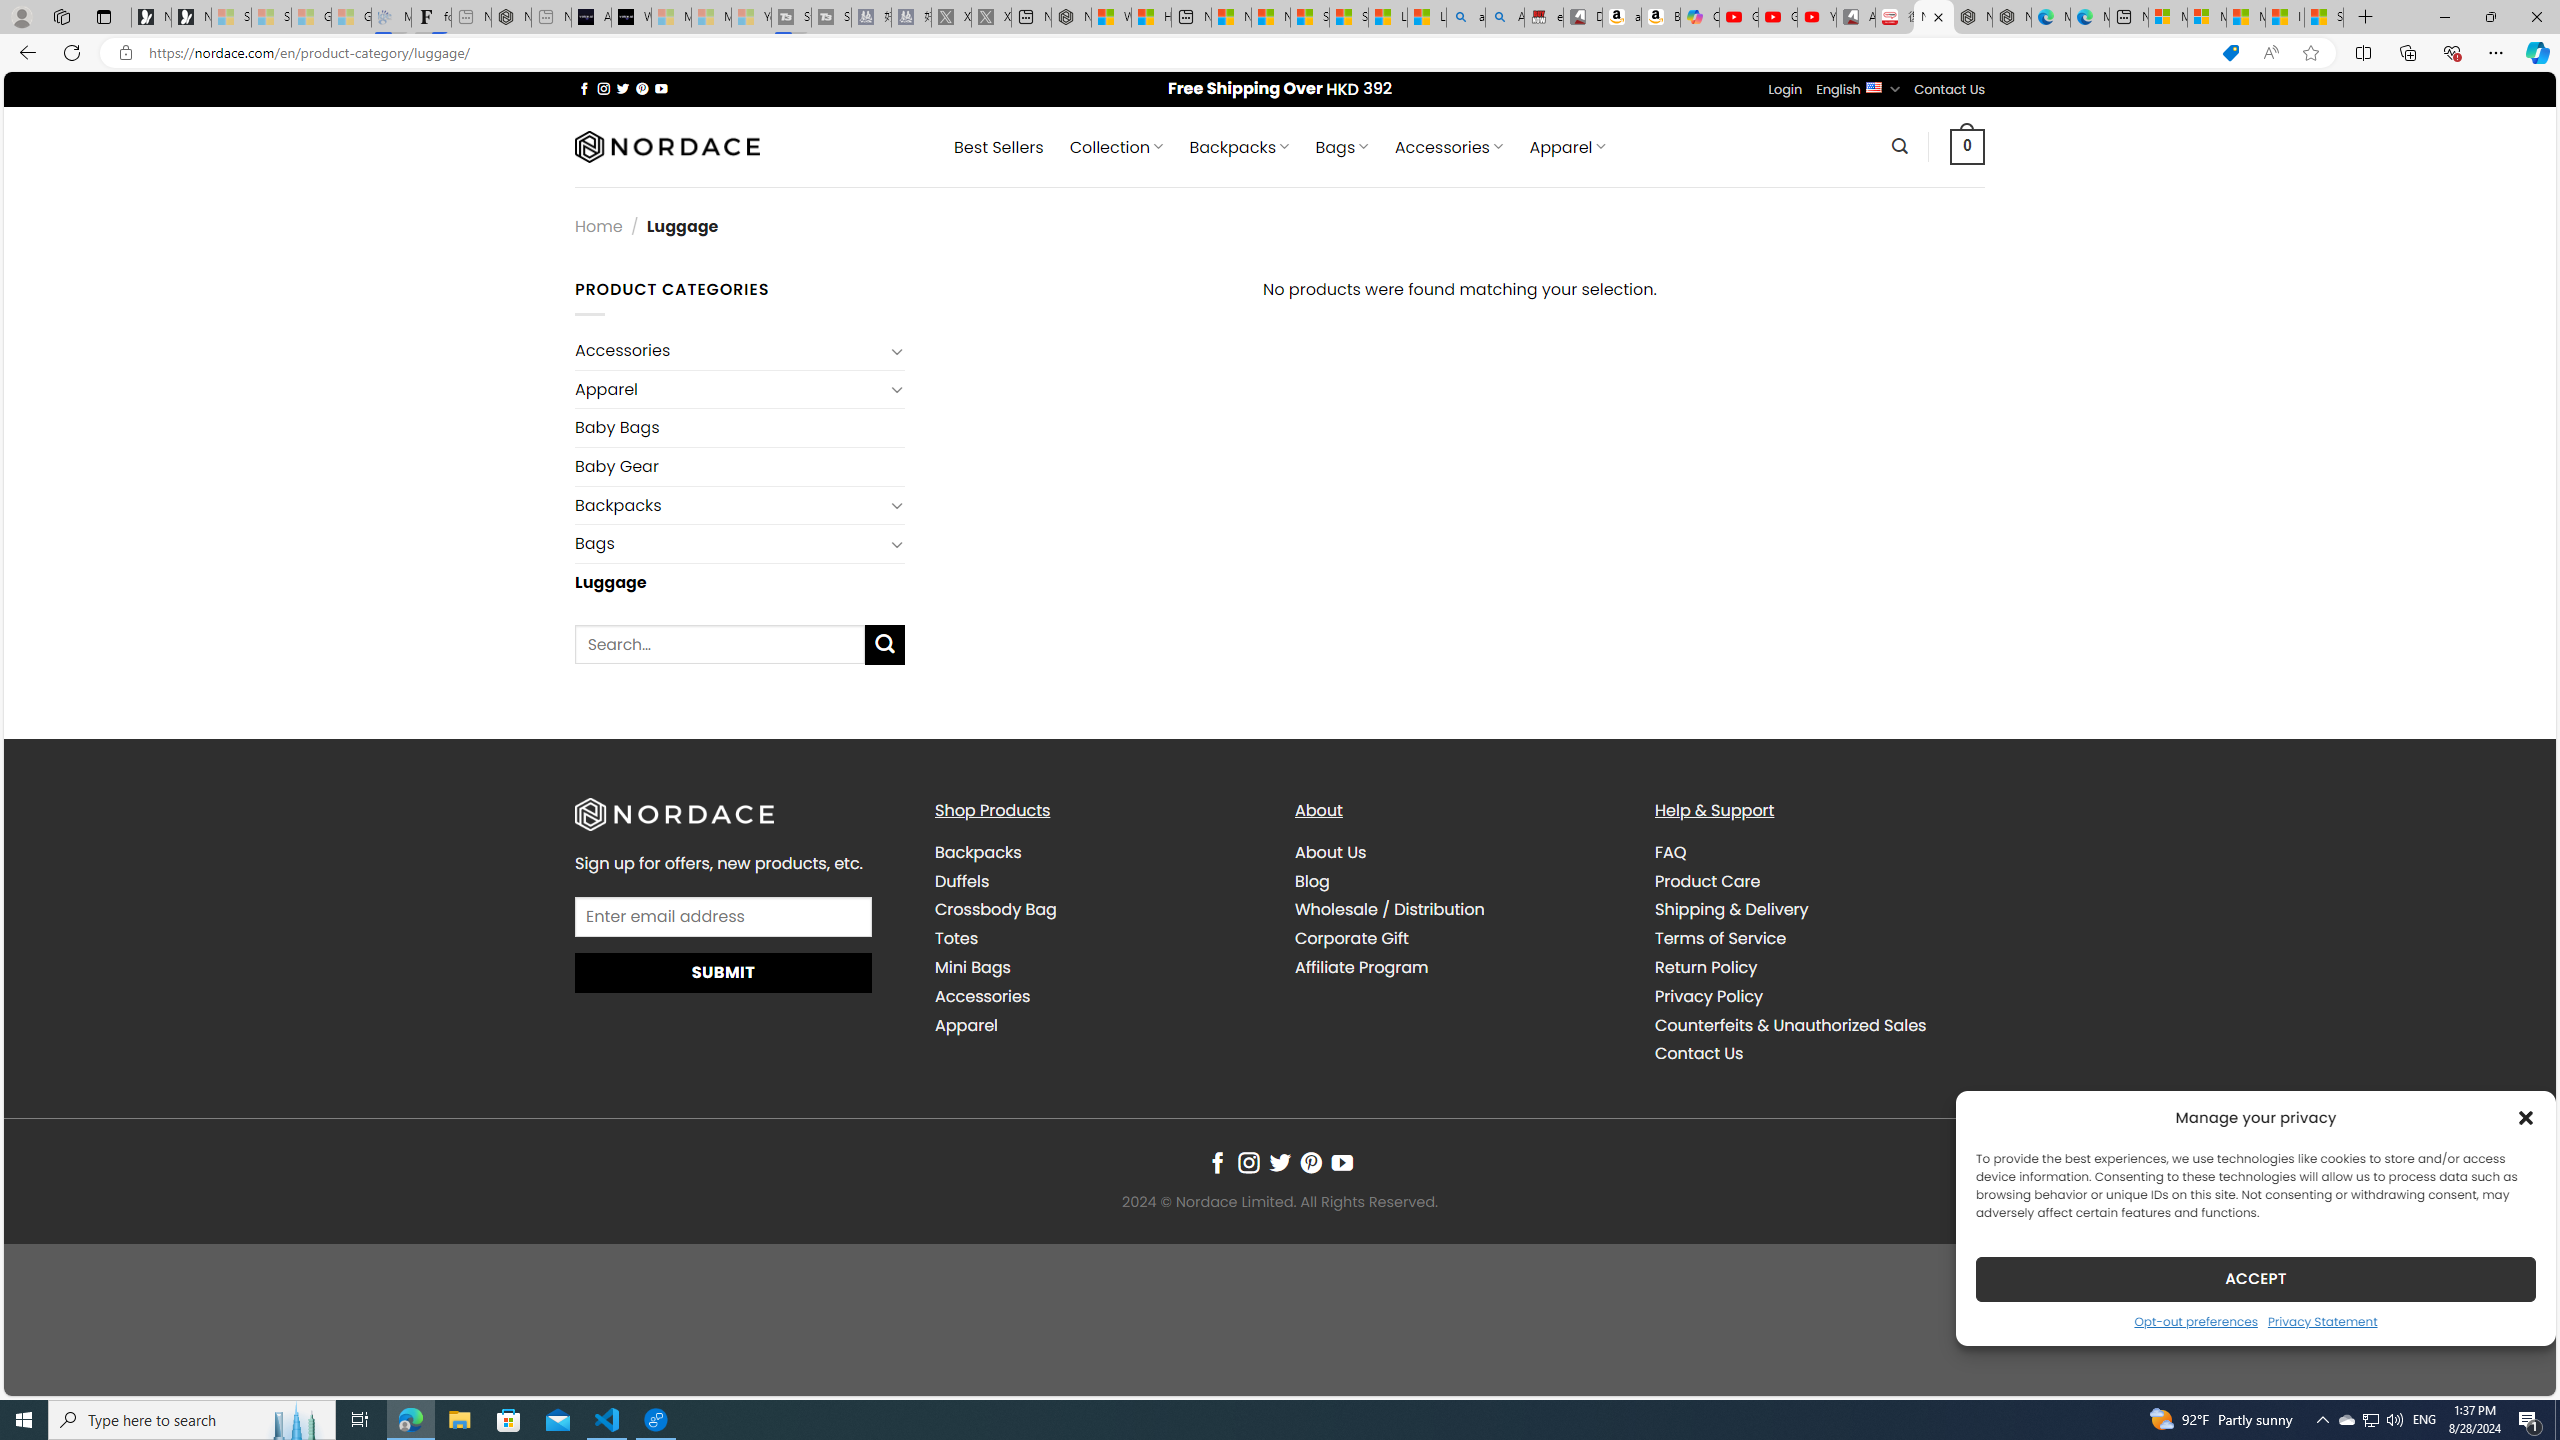 The height and width of the screenshot is (1440, 2560). Describe the element at coordinates (1280, 1163) in the screenshot. I see `'Follow on Twitter'` at that location.